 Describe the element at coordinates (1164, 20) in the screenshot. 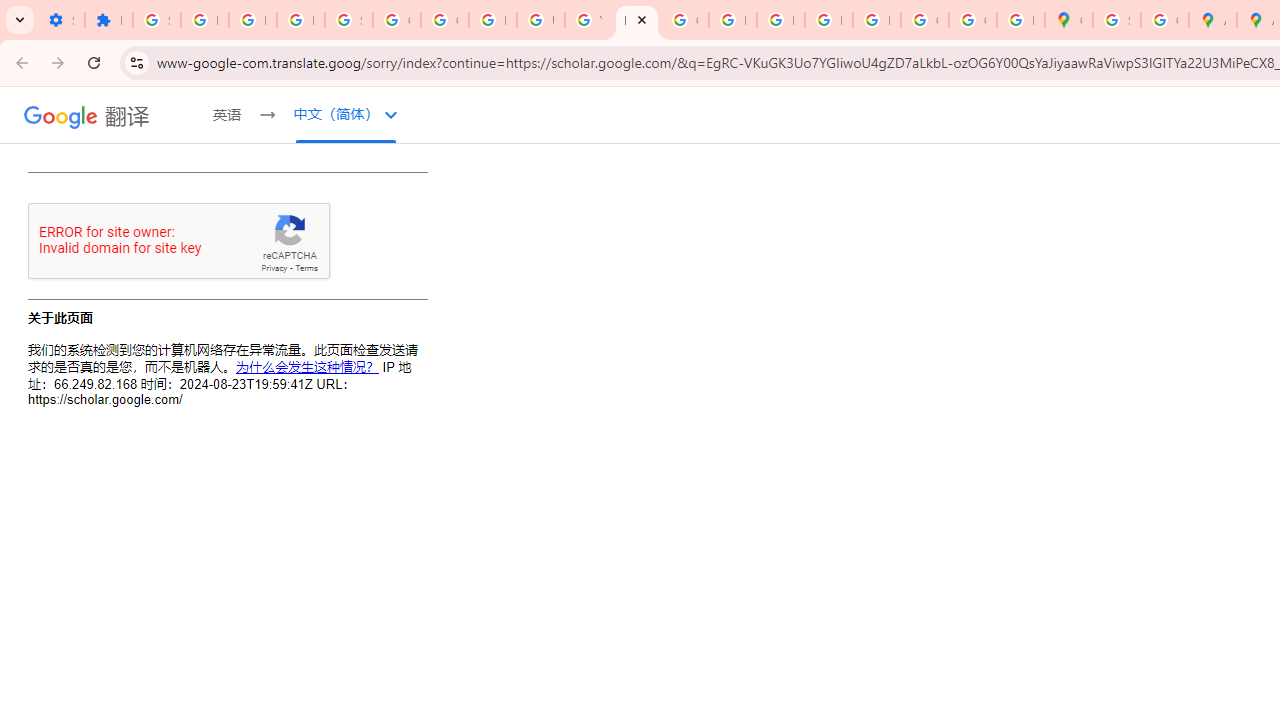

I see `'Create your Google Account'` at that location.